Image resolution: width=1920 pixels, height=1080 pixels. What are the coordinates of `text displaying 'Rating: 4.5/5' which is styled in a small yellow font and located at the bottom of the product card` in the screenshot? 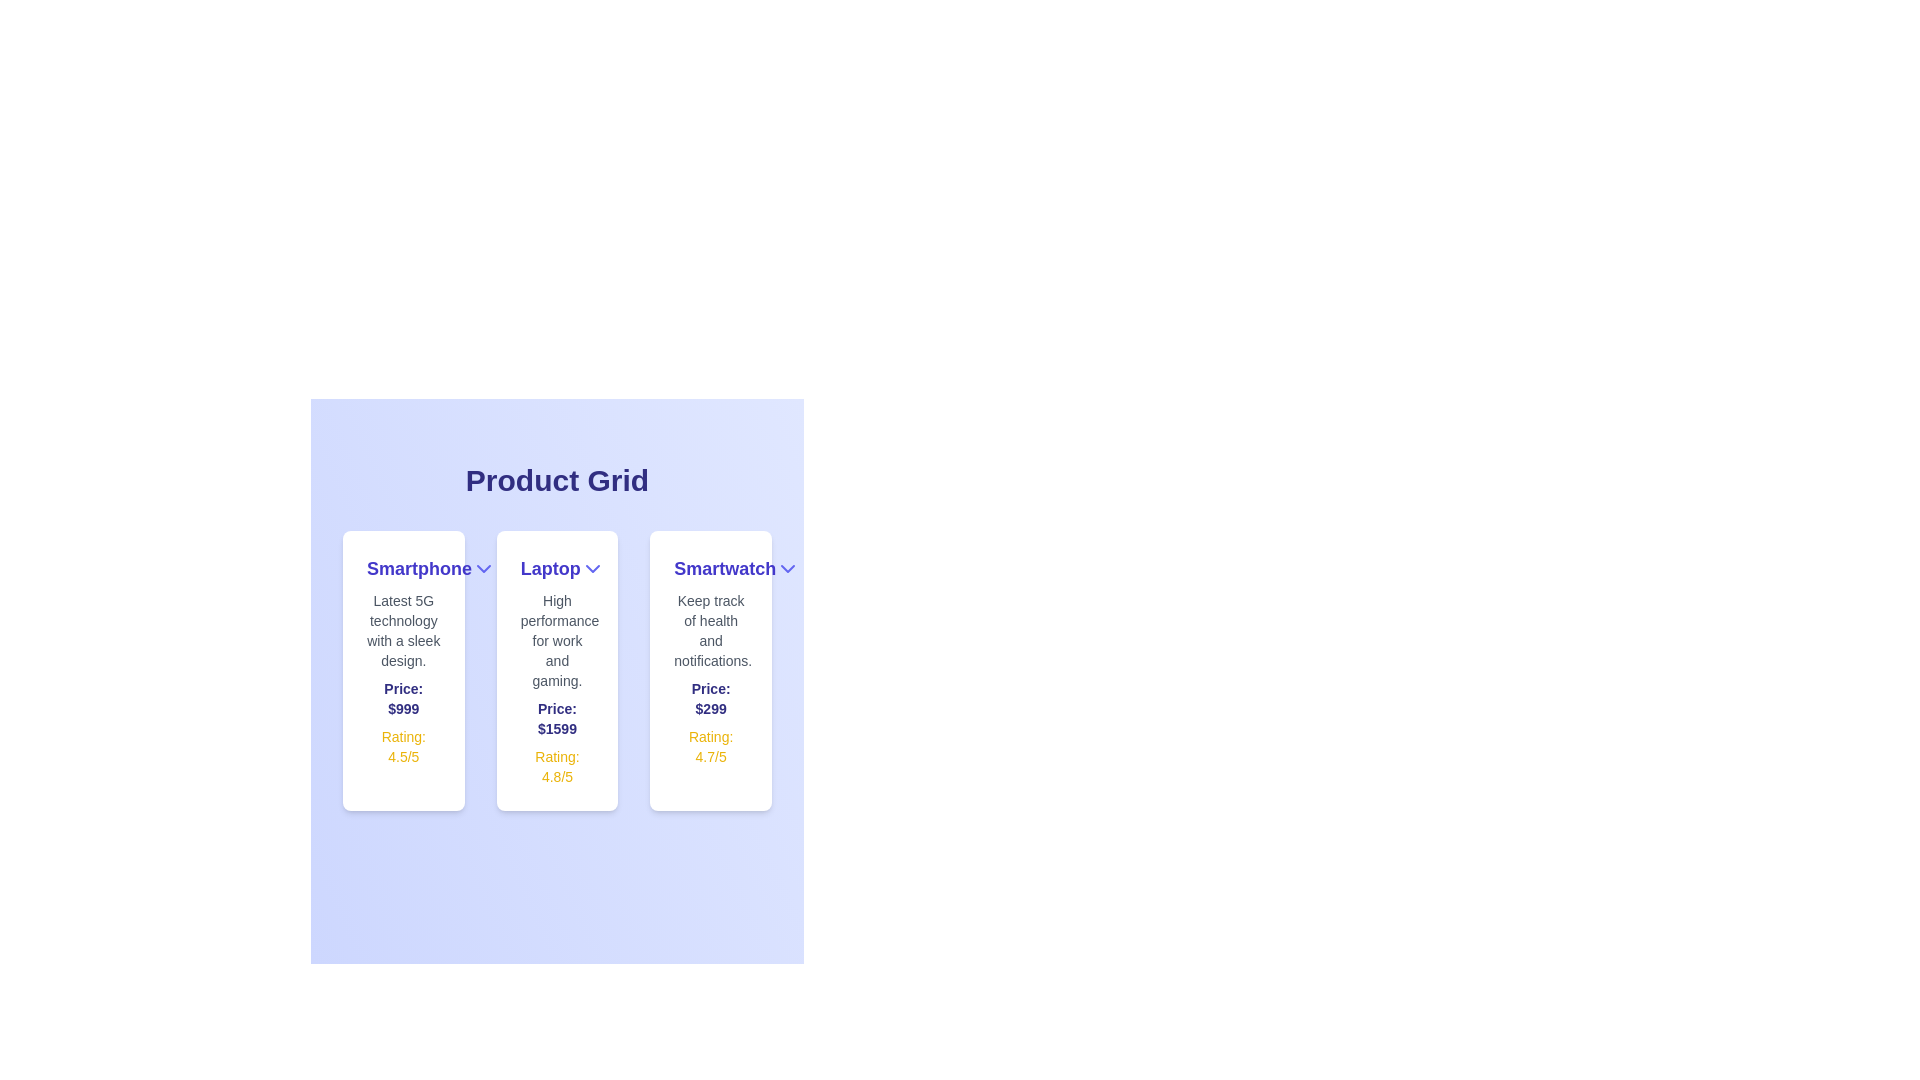 It's located at (402, 747).